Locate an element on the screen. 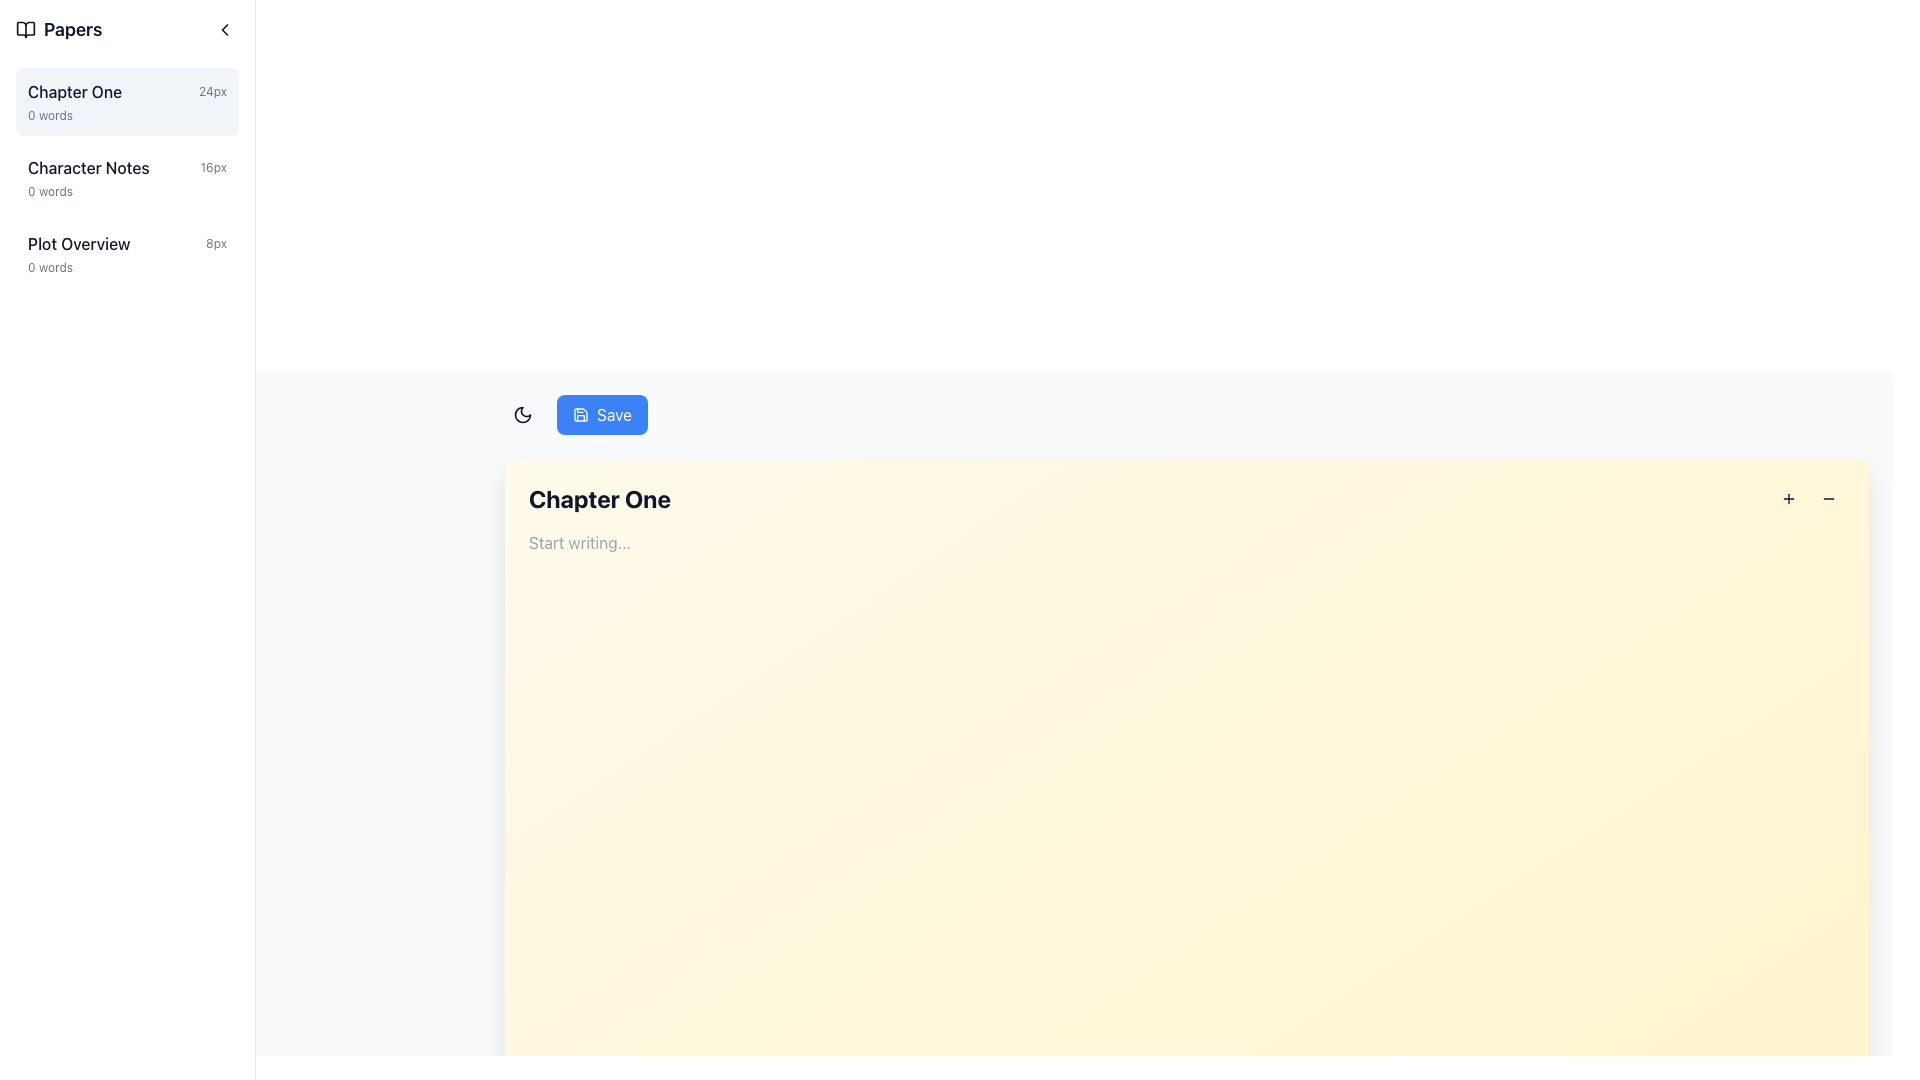 This screenshot has width=1920, height=1080. the 'Character Notes' text label located in the left sidebar is located at coordinates (87, 167).